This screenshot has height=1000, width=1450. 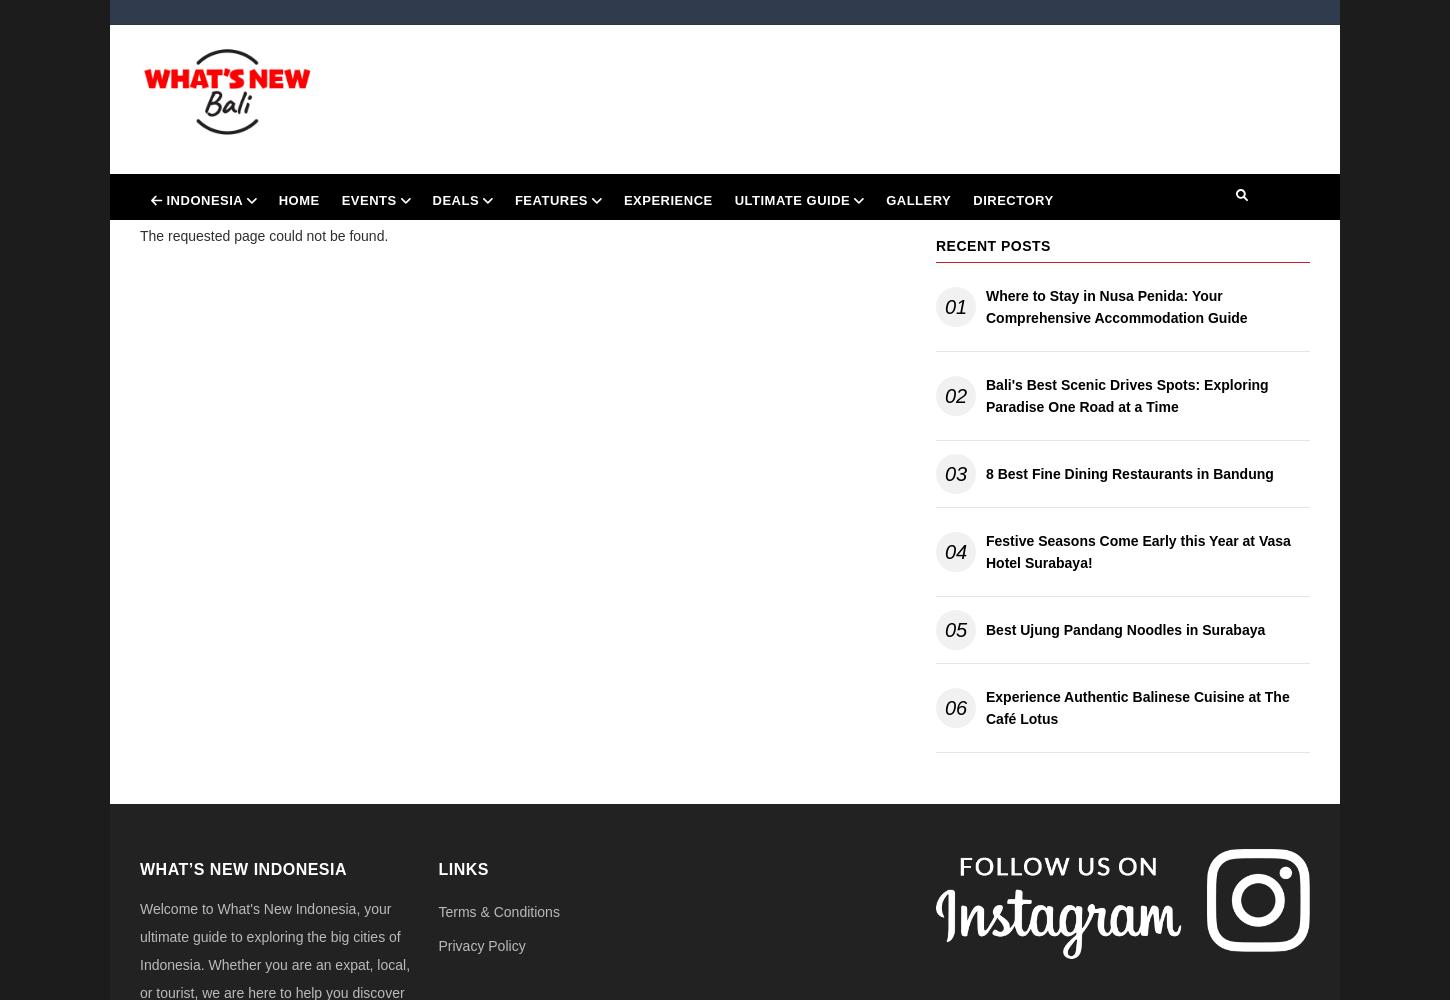 I want to click on '01', so click(x=954, y=306).